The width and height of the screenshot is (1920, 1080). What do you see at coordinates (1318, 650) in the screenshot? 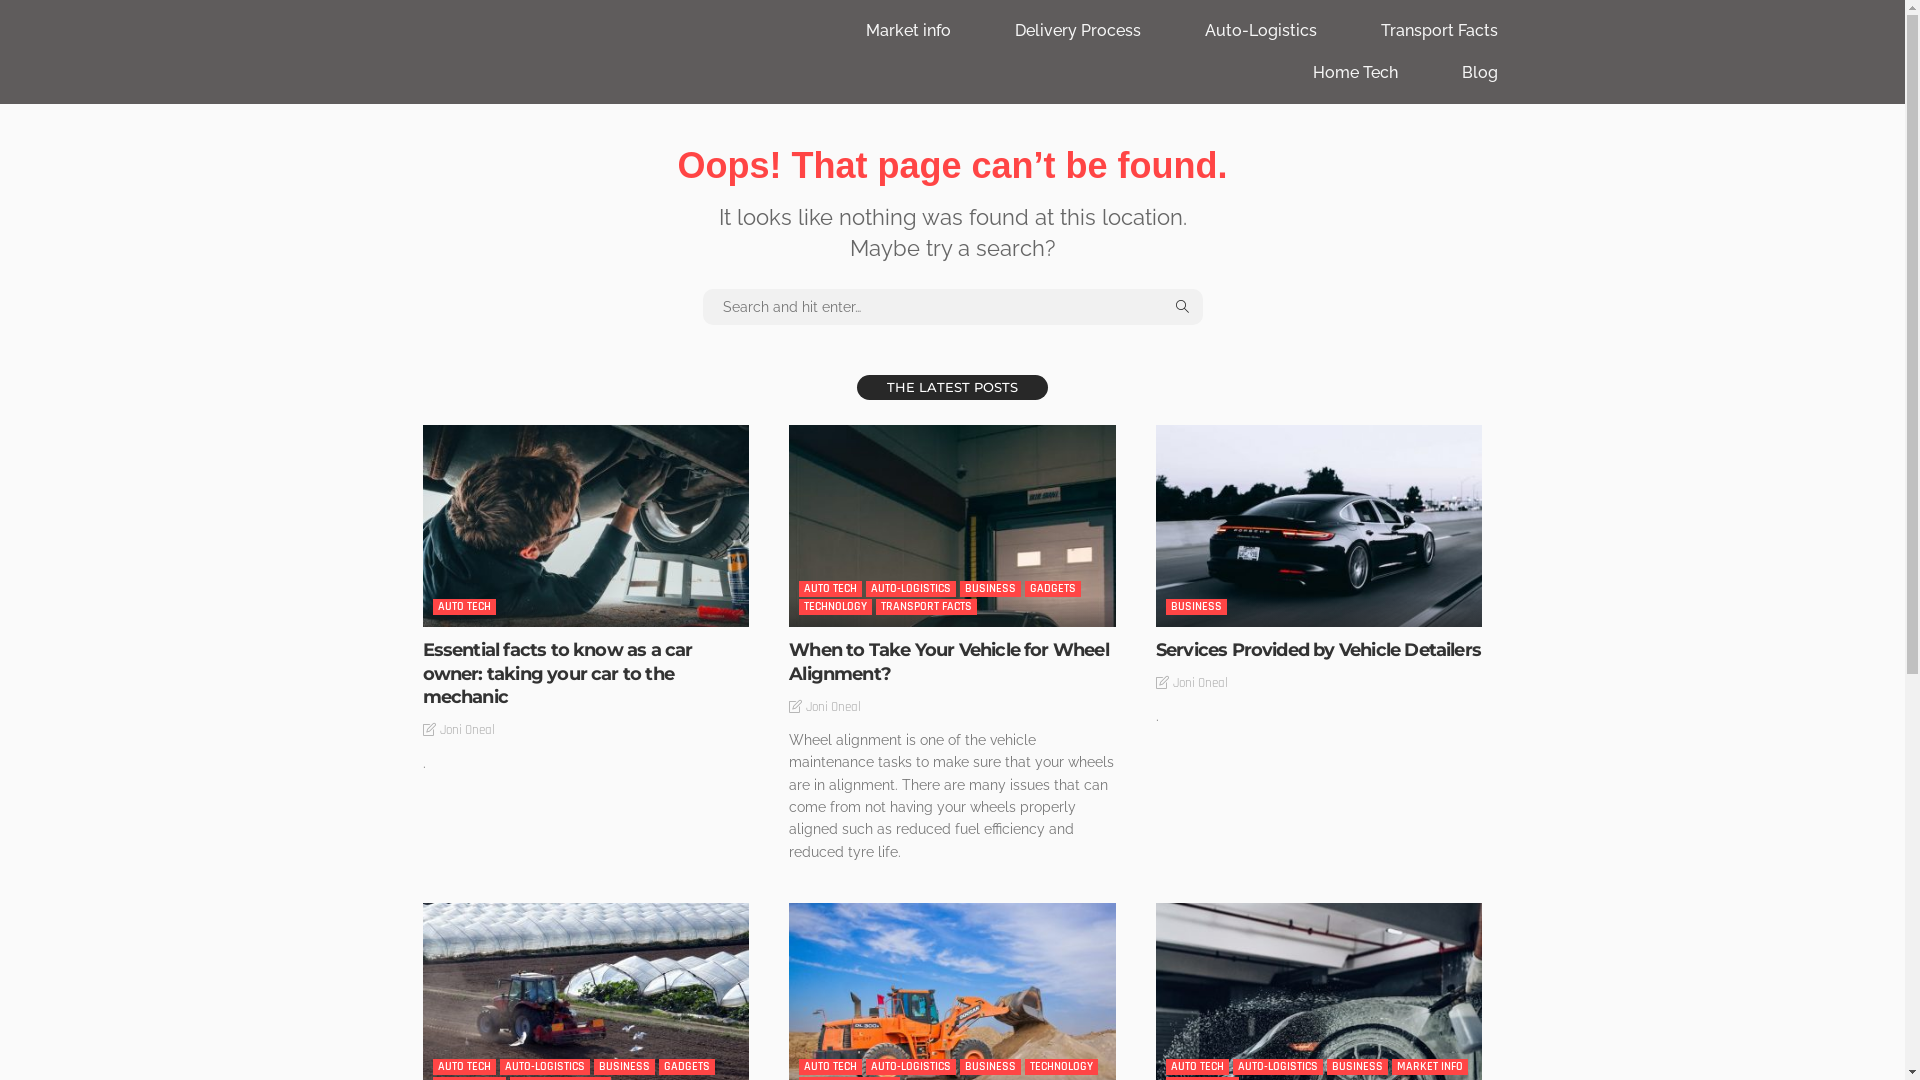
I see `'Services Provided by Vehicle Detailers'` at bounding box center [1318, 650].